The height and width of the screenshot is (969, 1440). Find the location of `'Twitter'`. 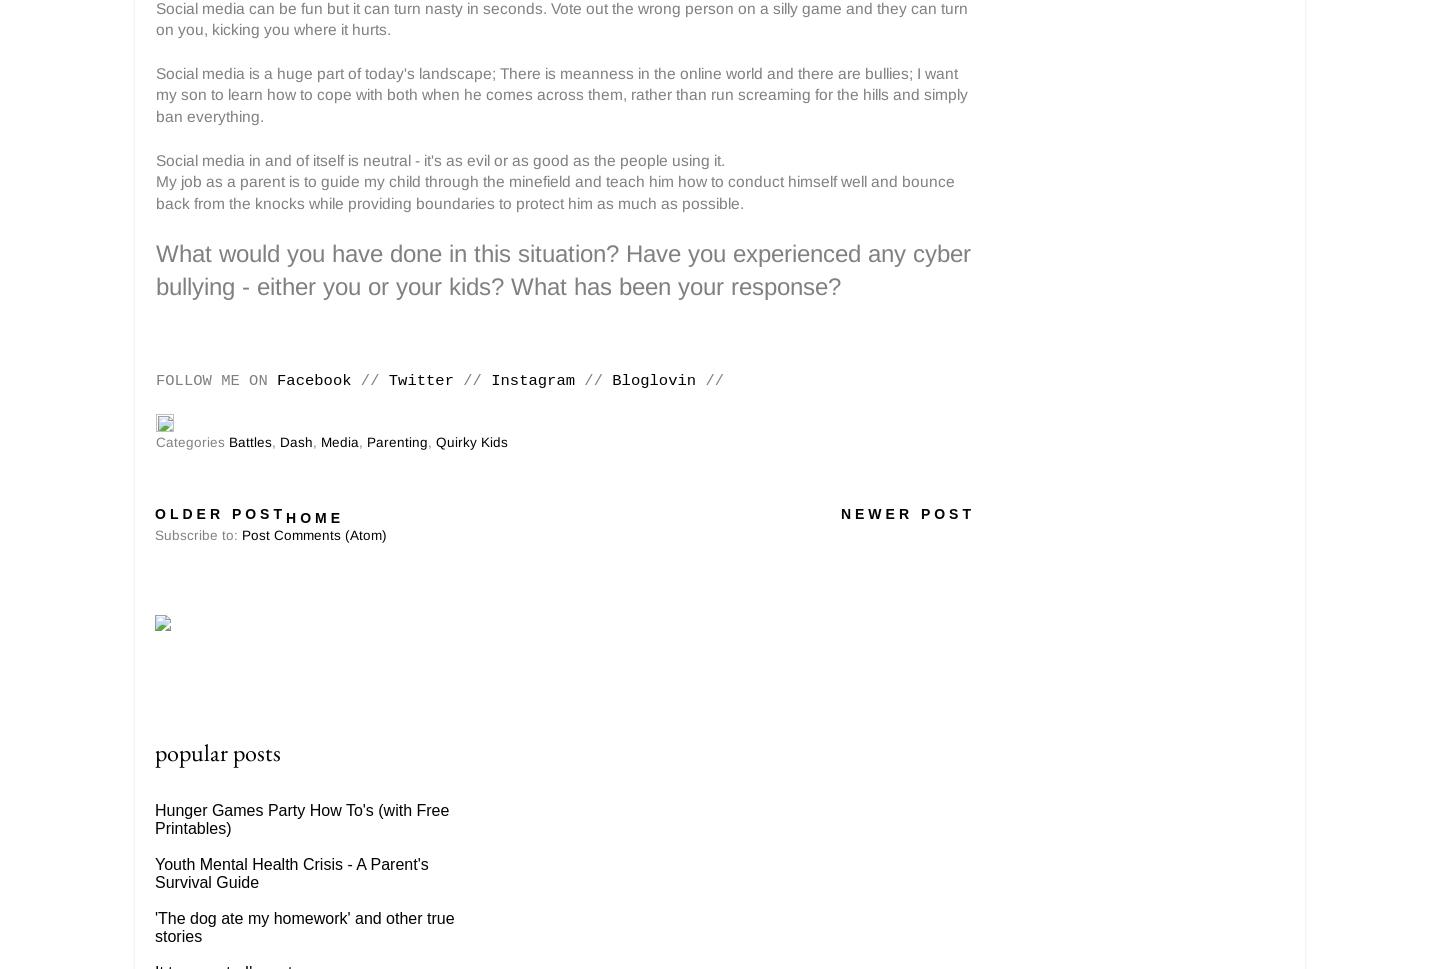

'Twitter' is located at coordinates (419, 381).